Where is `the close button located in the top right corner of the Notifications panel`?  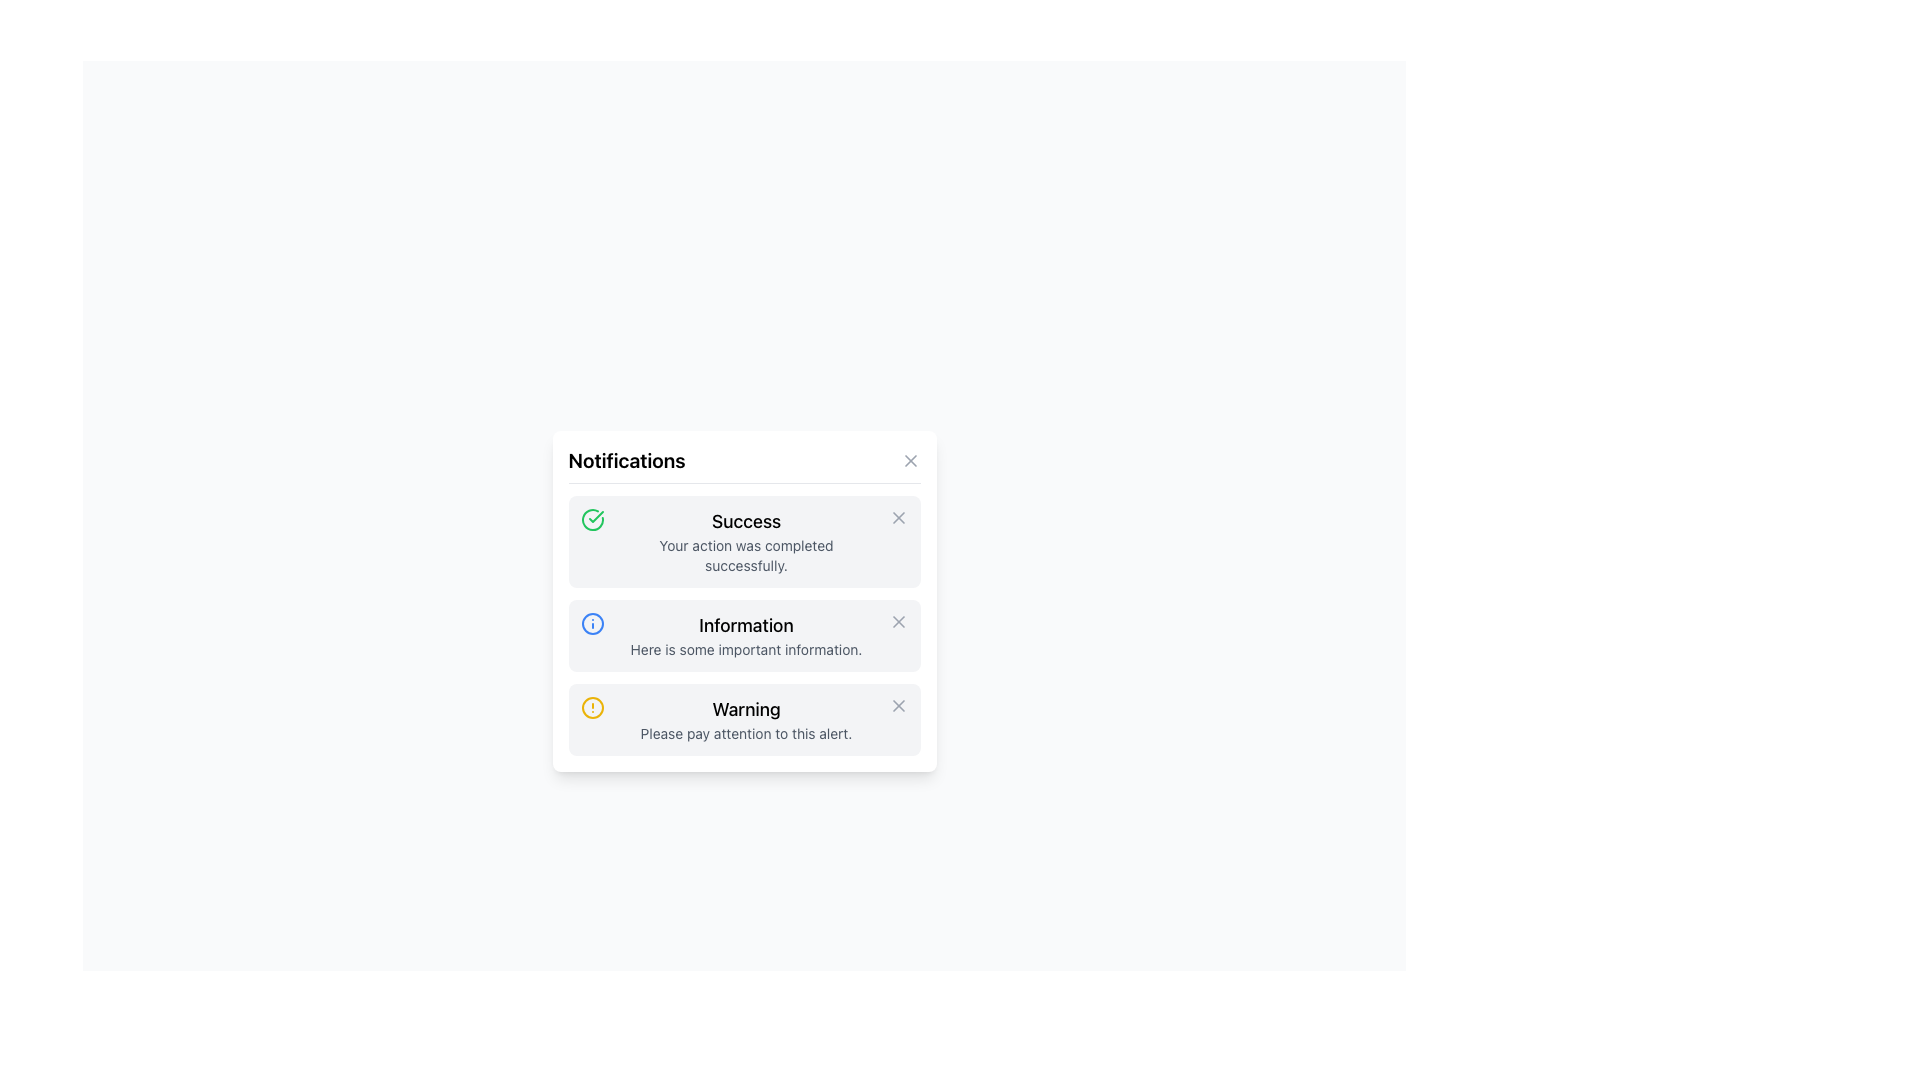
the close button located in the top right corner of the Notifications panel is located at coordinates (909, 460).